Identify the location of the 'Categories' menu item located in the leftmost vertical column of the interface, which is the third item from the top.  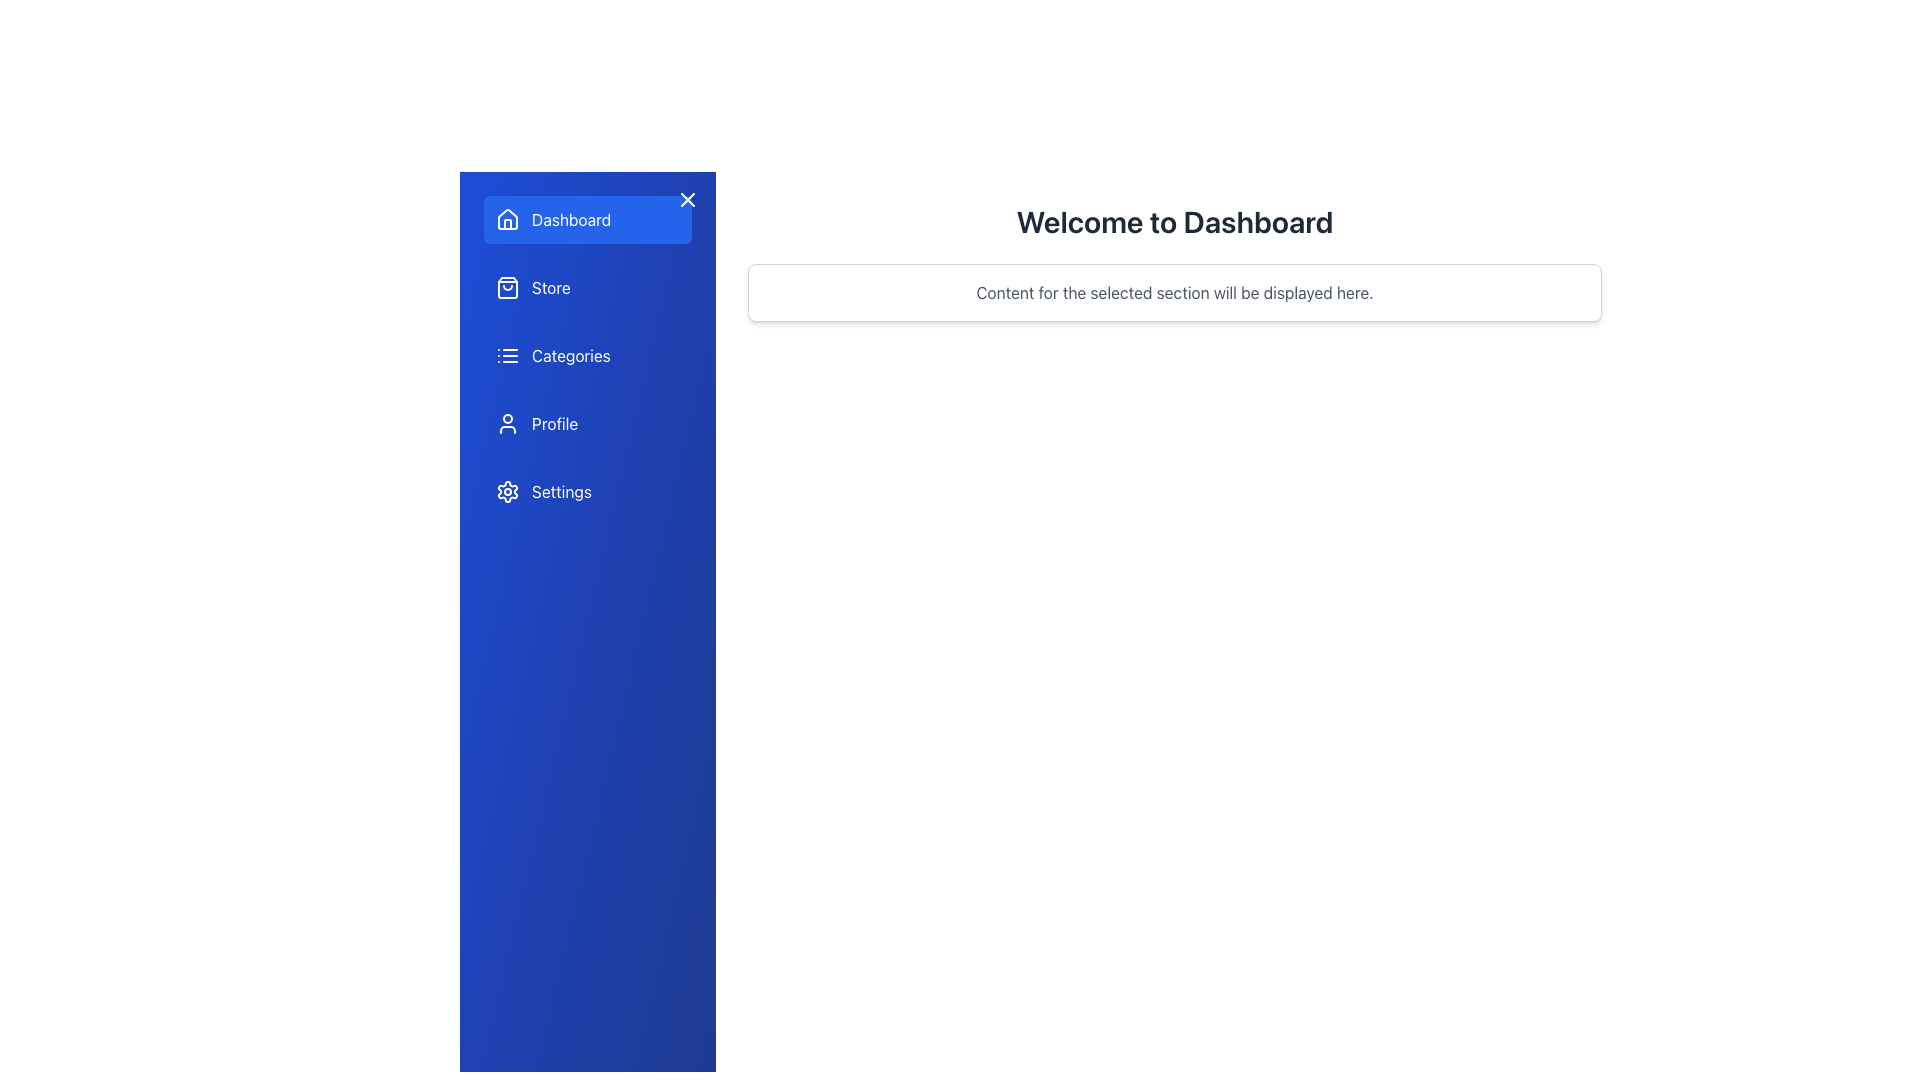
(587, 354).